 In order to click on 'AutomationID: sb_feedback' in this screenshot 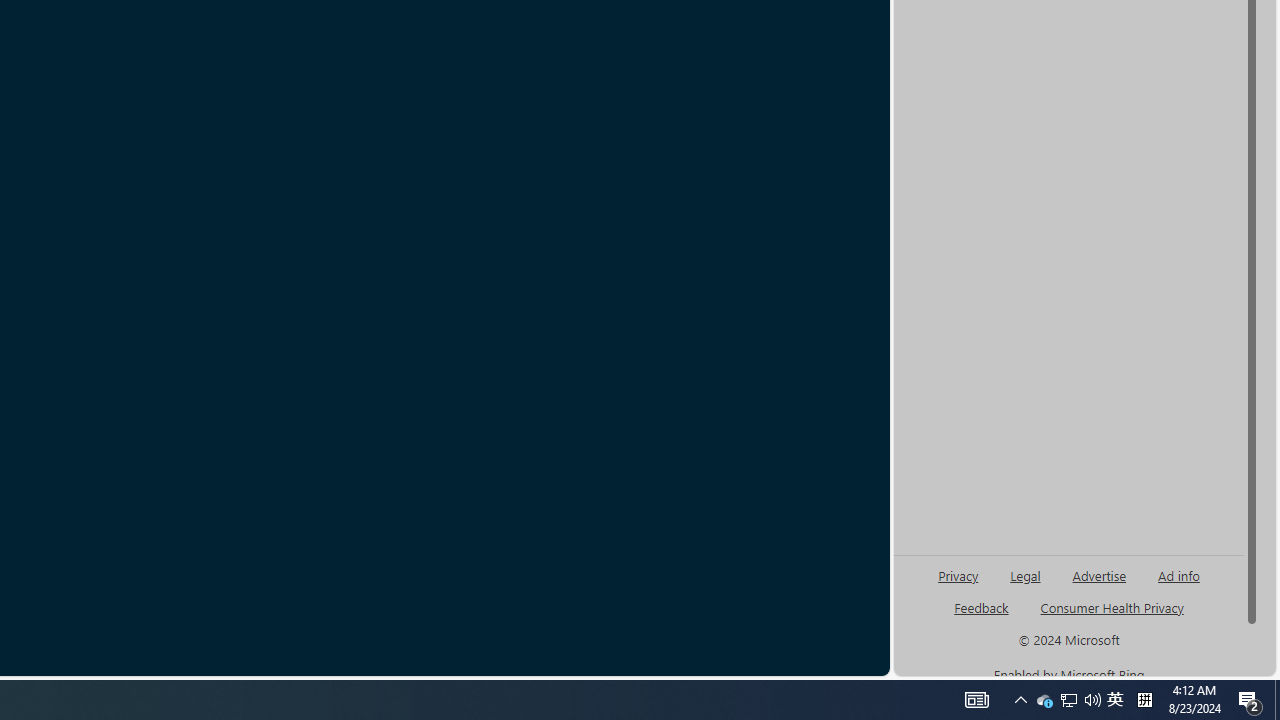, I will do `click(981, 606)`.